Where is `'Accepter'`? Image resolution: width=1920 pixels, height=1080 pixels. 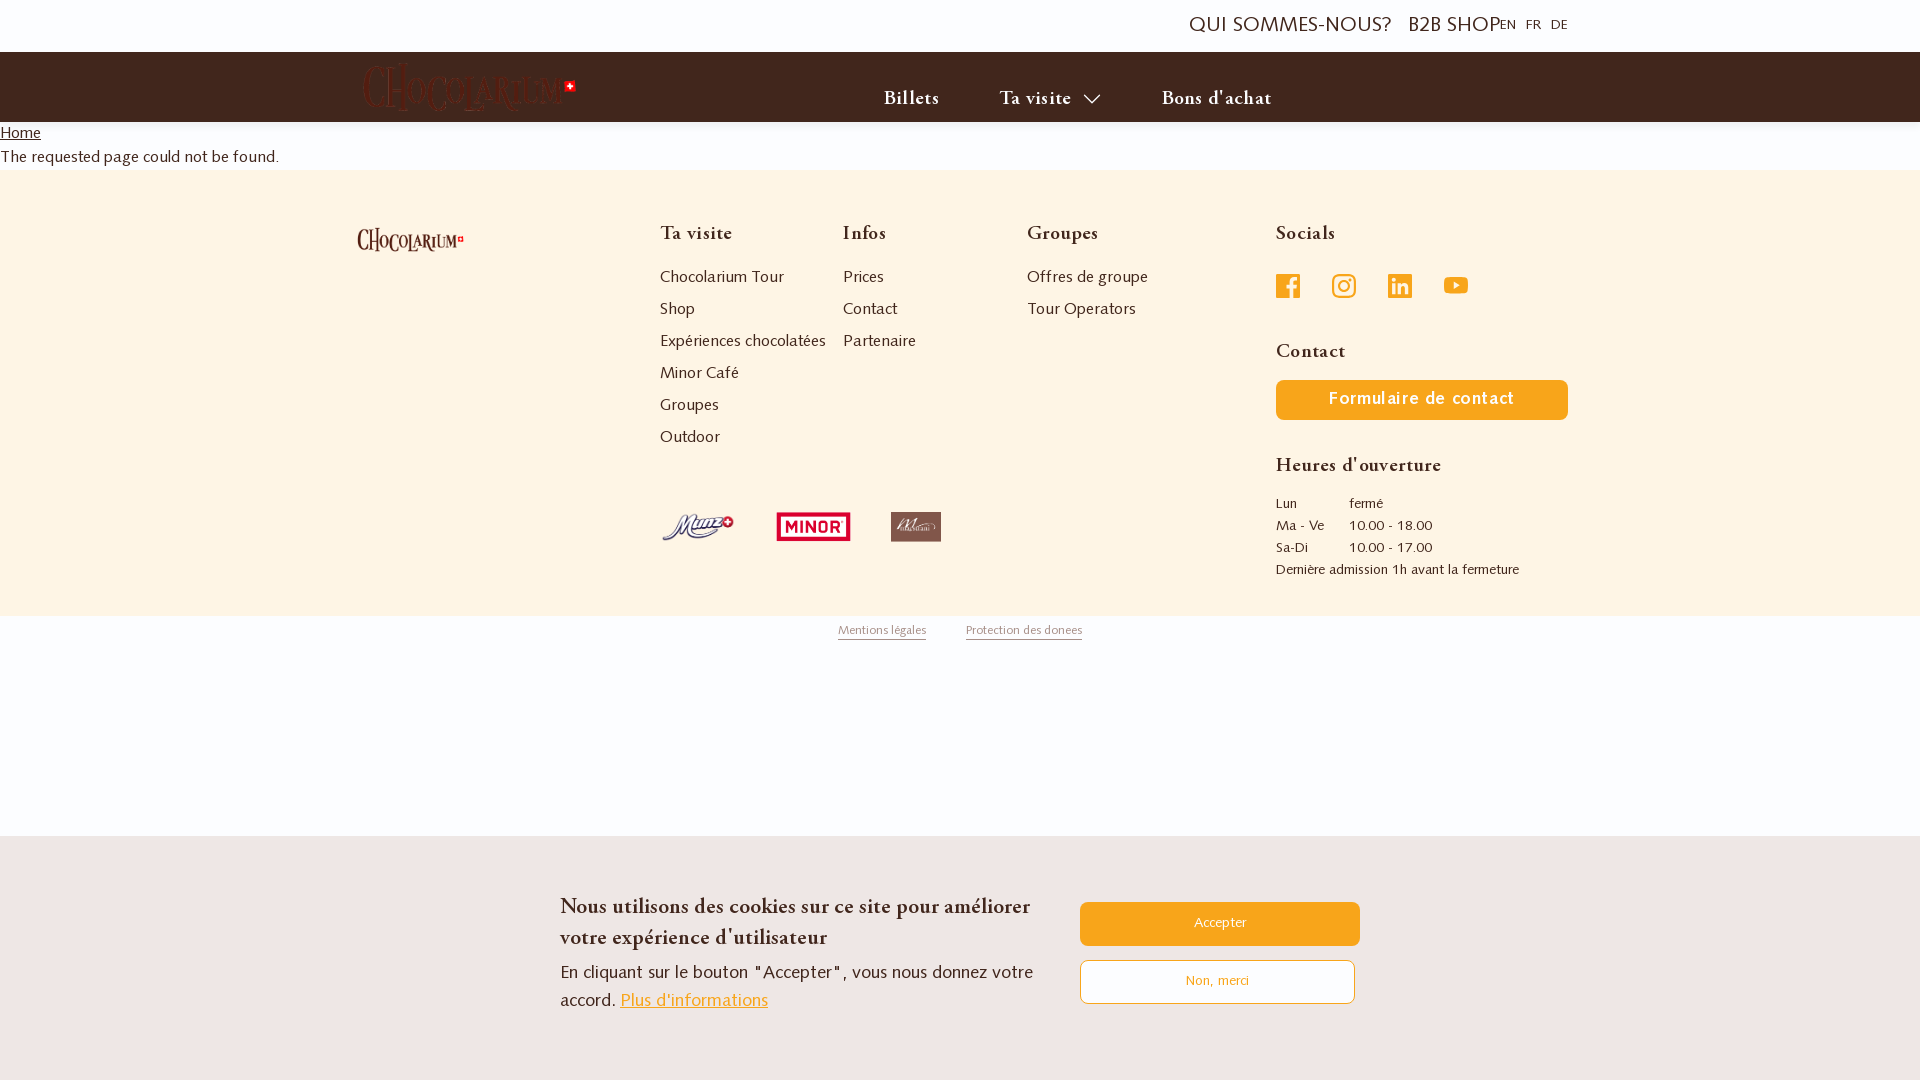 'Accepter' is located at coordinates (1218, 924).